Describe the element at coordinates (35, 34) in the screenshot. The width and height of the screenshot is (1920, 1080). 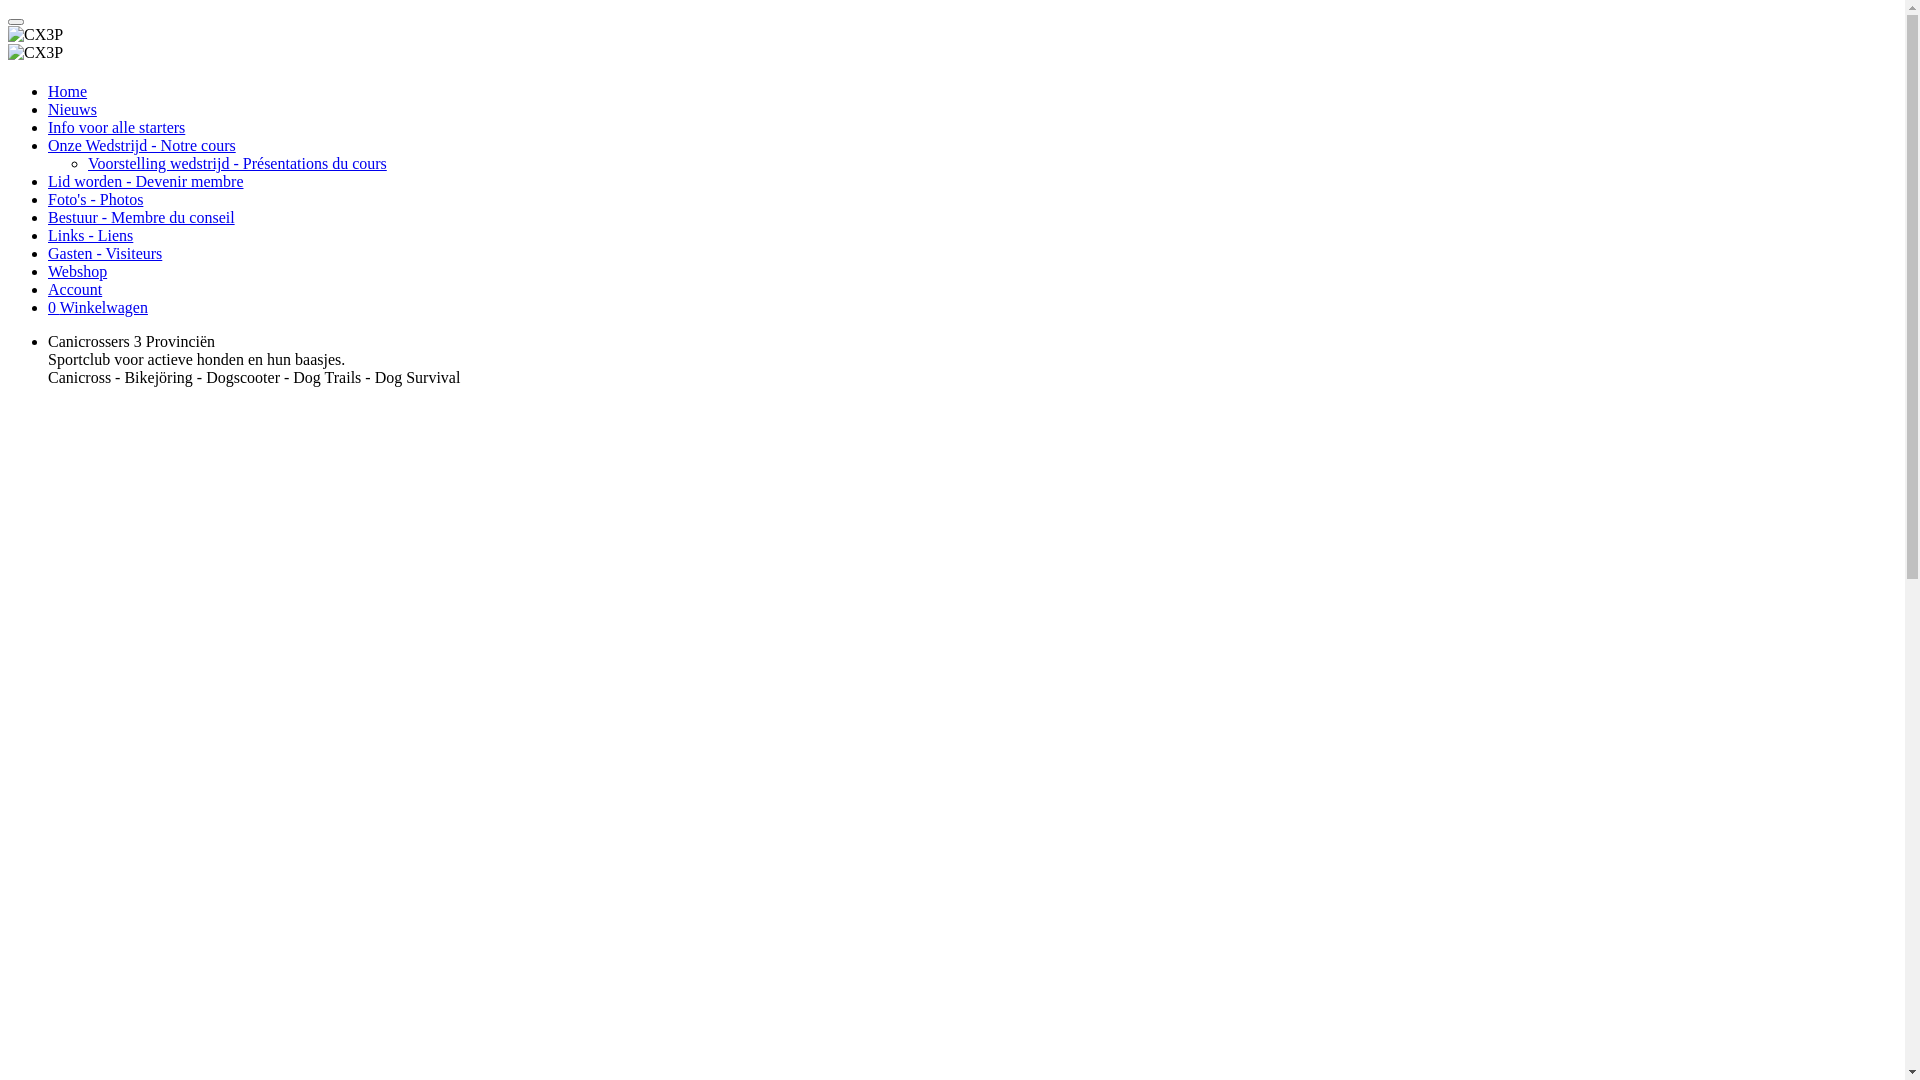
I see `'CX3P'` at that location.